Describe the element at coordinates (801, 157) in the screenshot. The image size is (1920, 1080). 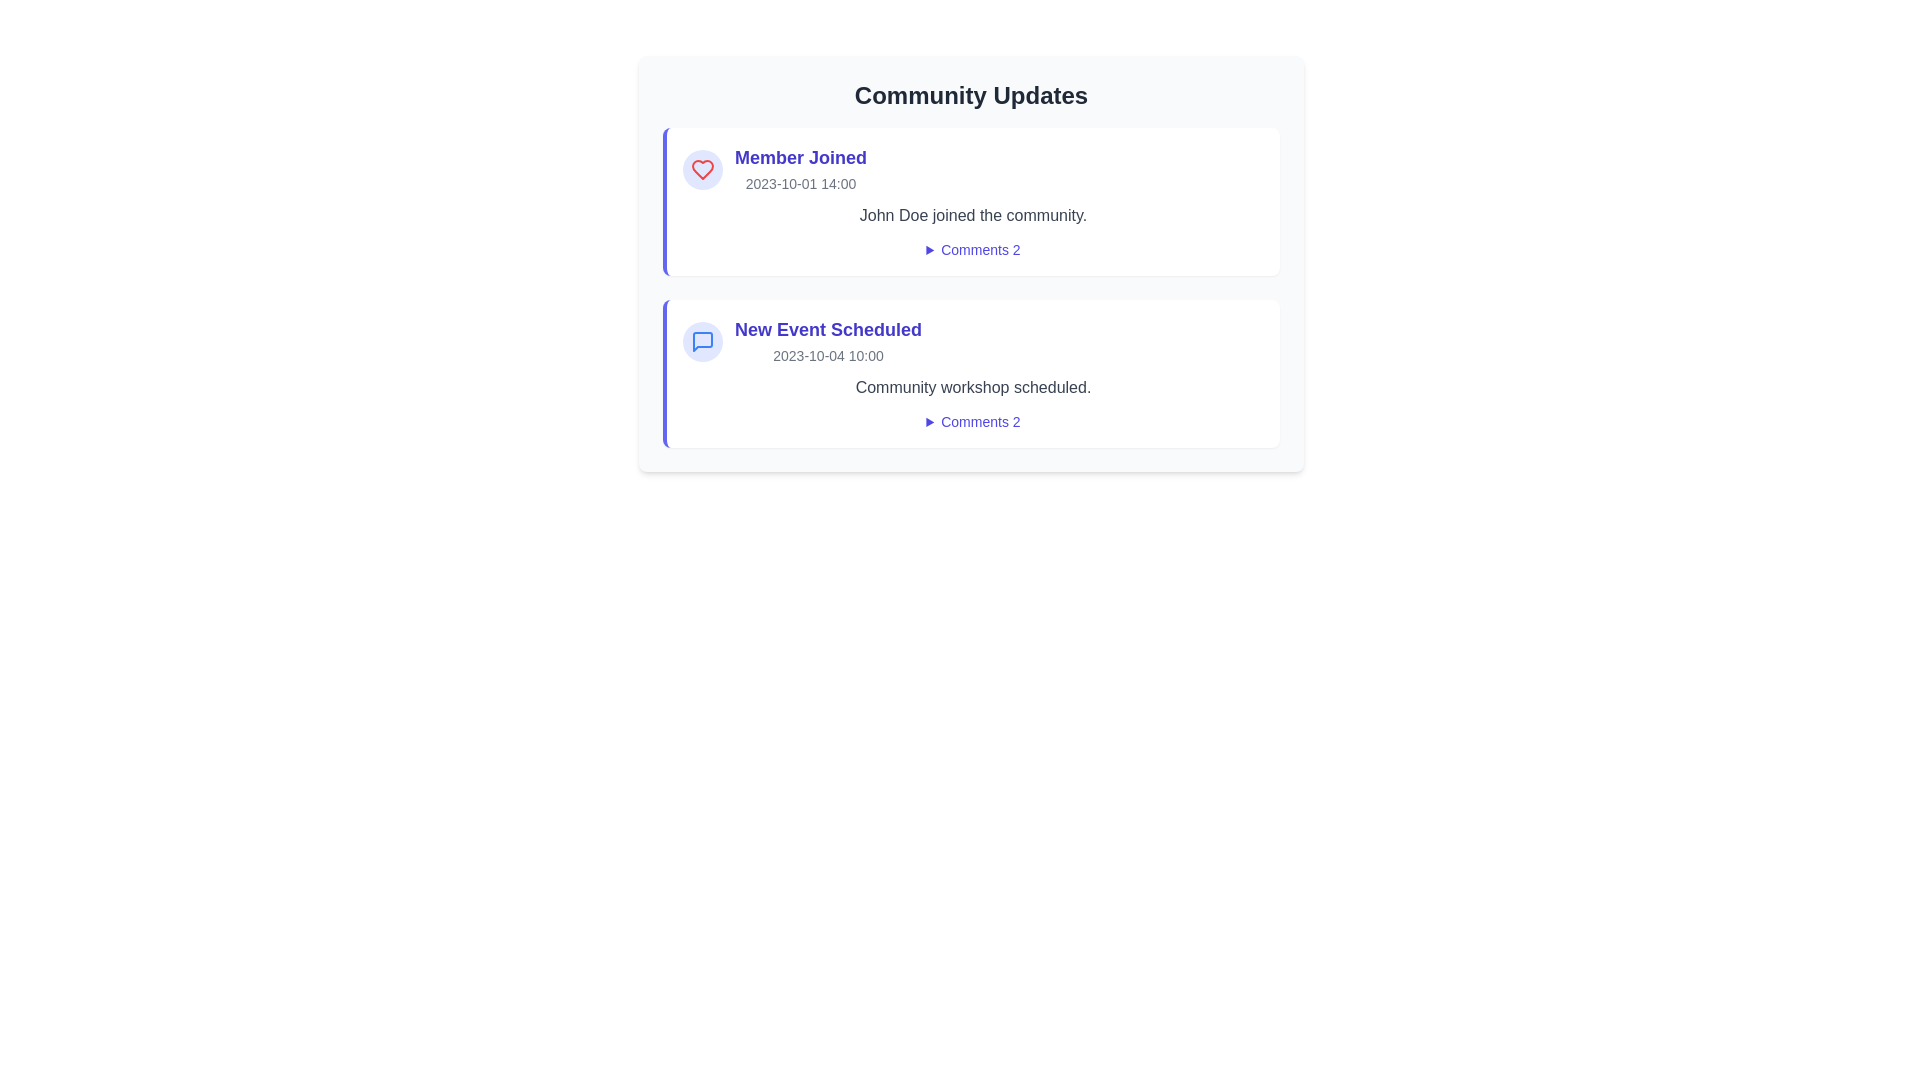
I see `the text label that reads 'Member Joined' displayed in a large, bold, indigo font, located in the upper part of the first community update card` at that location.